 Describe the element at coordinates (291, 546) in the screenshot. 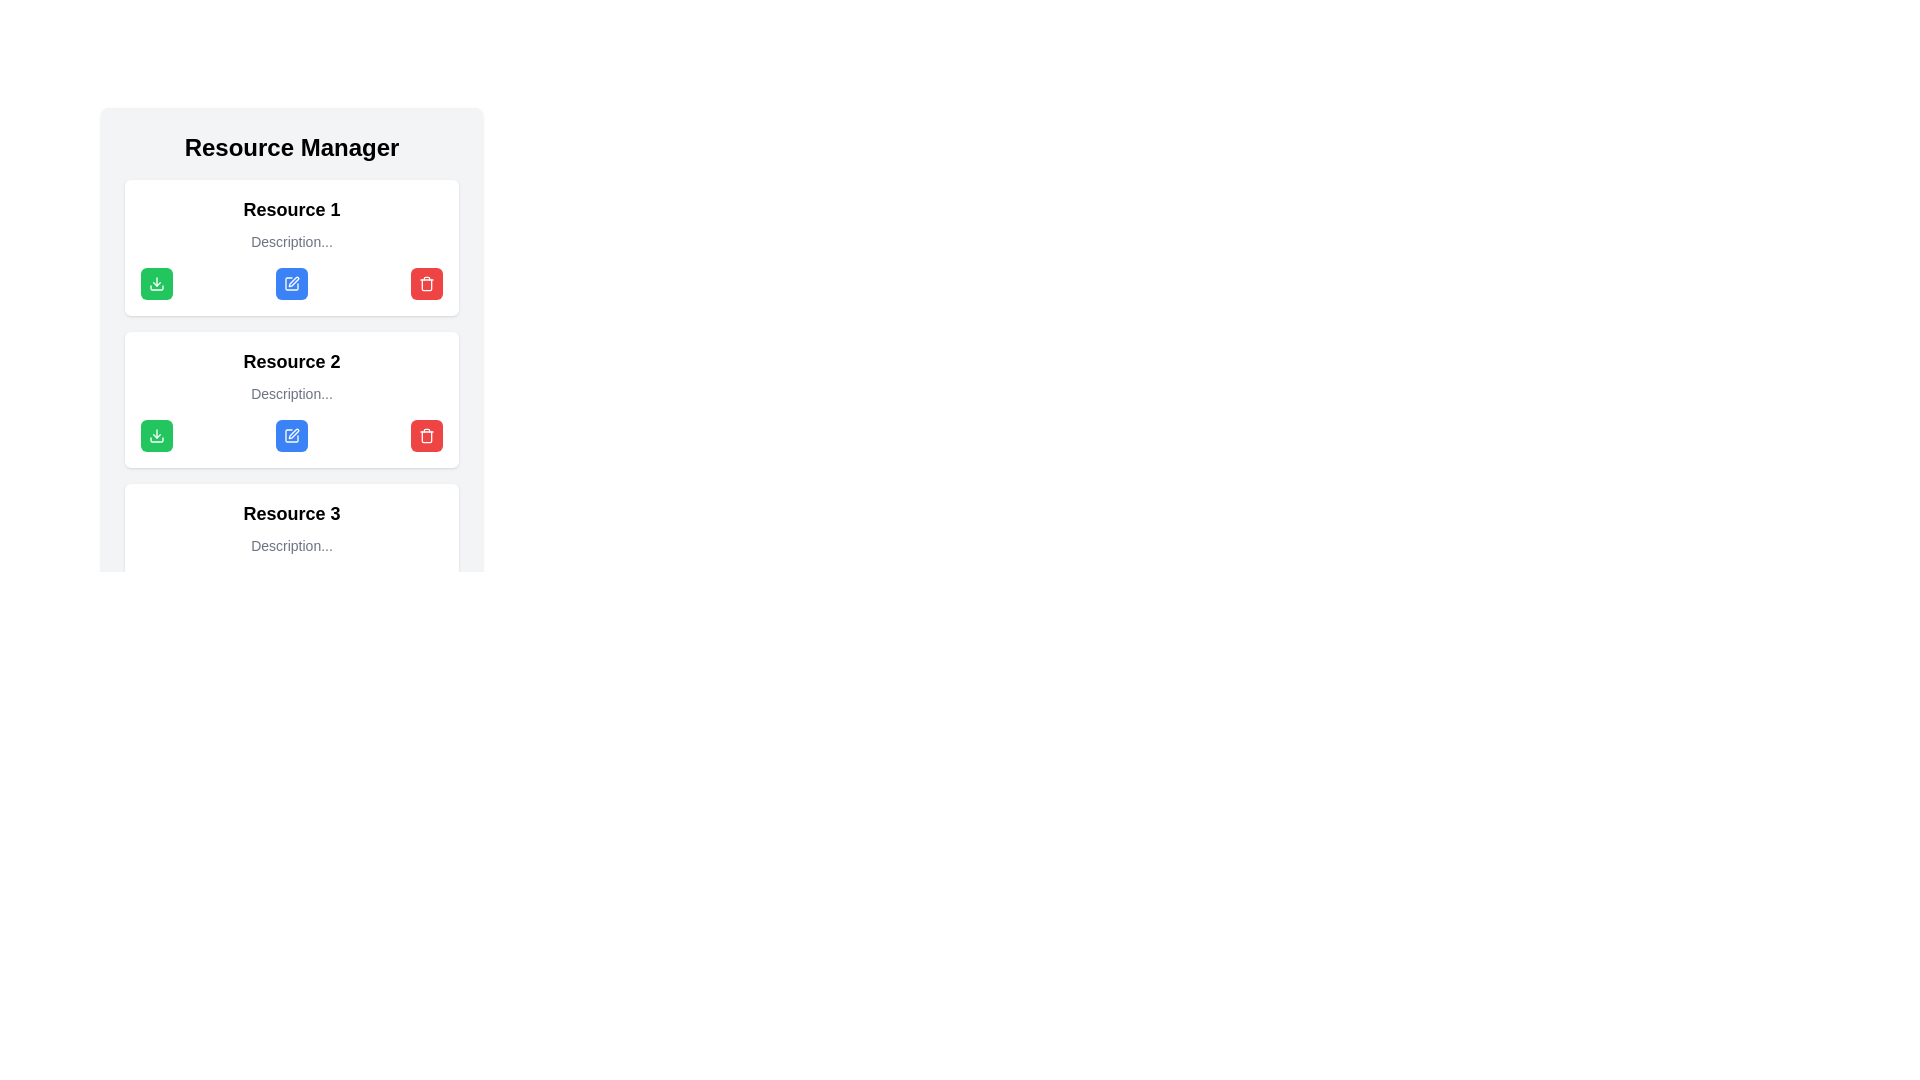

I see `the text content providing additional information related to 'Resource 3', which is located directly below the 'Resource 3' text header within the same card` at that location.